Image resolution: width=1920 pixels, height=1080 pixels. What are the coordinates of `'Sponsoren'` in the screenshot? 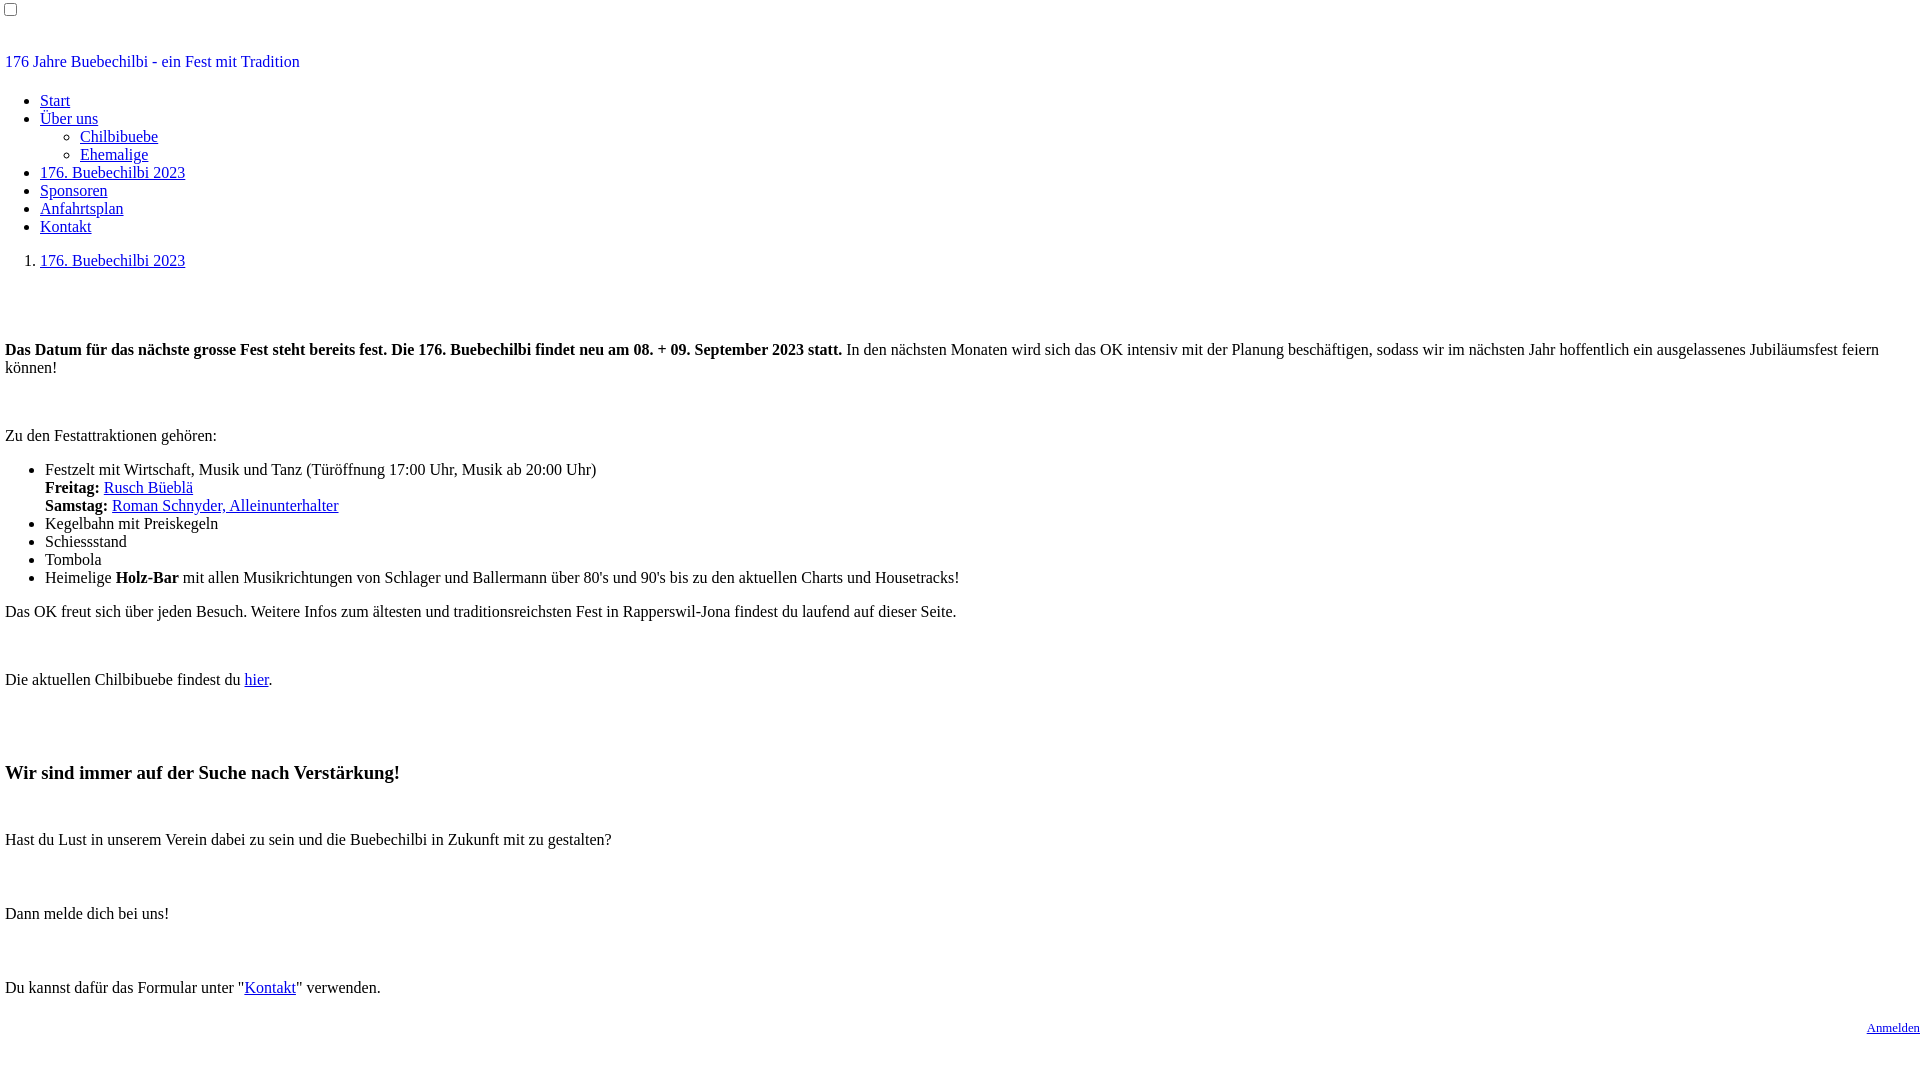 It's located at (73, 190).